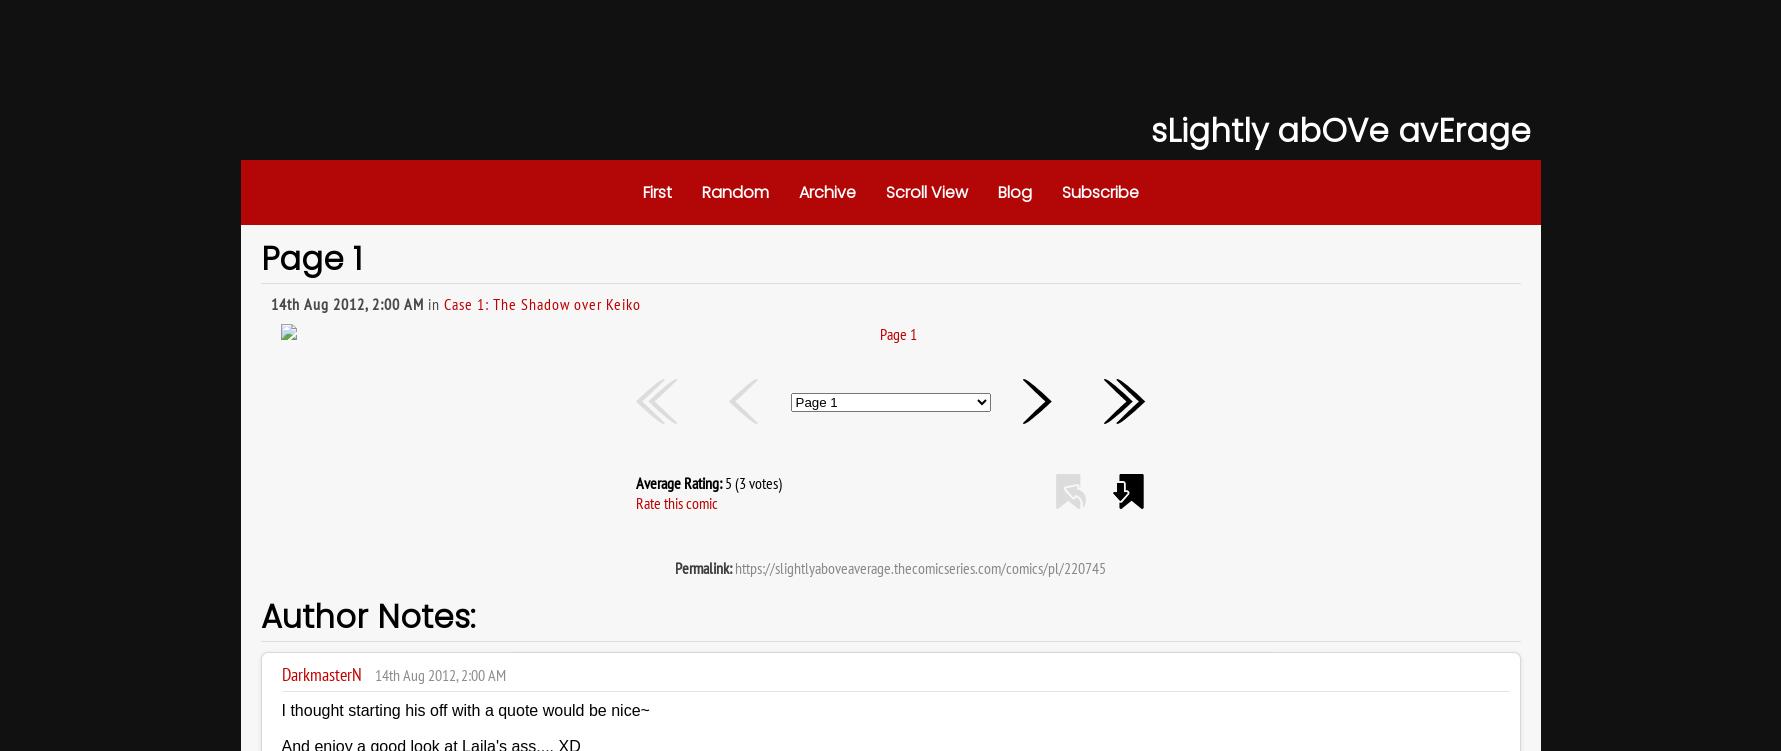 The width and height of the screenshot is (1781, 751). Describe the element at coordinates (676, 503) in the screenshot. I see `'Rate this comic'` at that location.